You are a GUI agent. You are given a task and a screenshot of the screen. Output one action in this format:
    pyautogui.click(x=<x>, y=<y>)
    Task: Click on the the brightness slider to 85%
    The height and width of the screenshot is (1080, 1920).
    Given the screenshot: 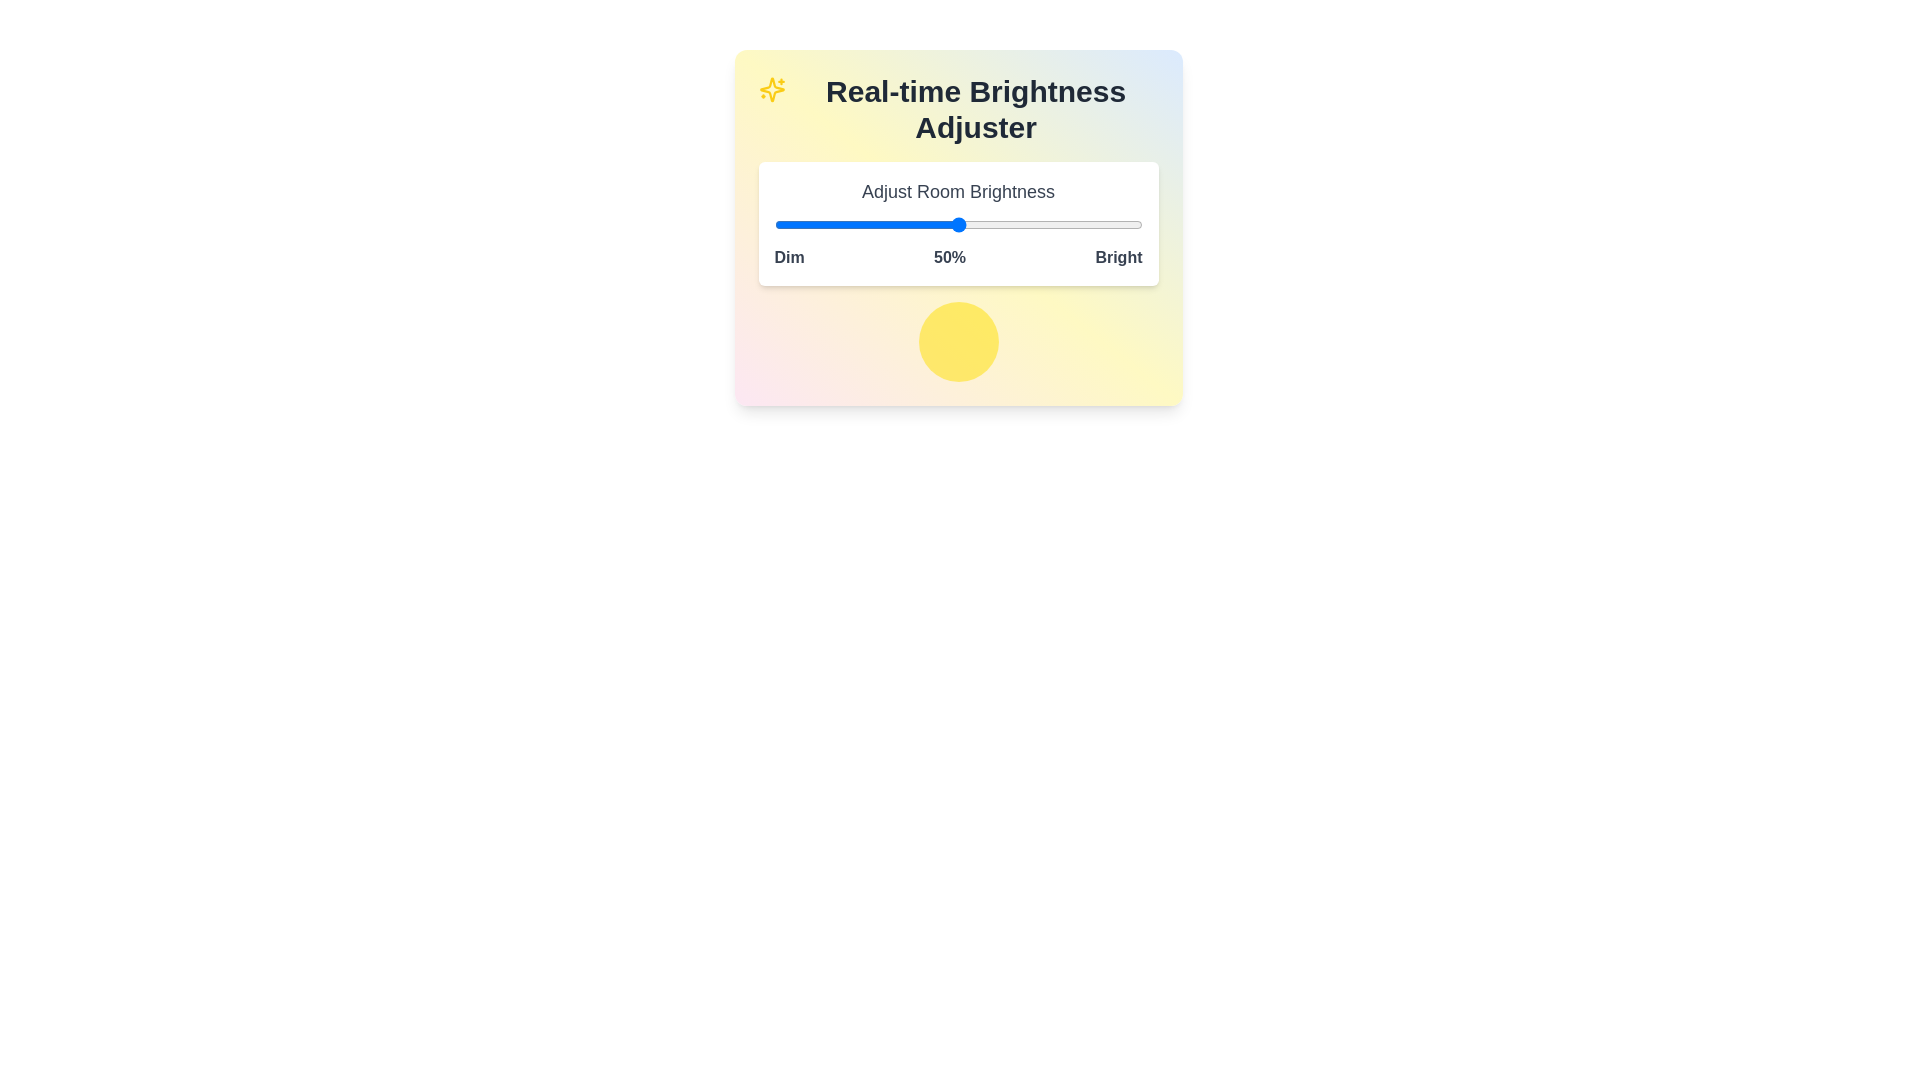 What is the action you would take?
    pyautogui.click(x=1086, y=224)
    